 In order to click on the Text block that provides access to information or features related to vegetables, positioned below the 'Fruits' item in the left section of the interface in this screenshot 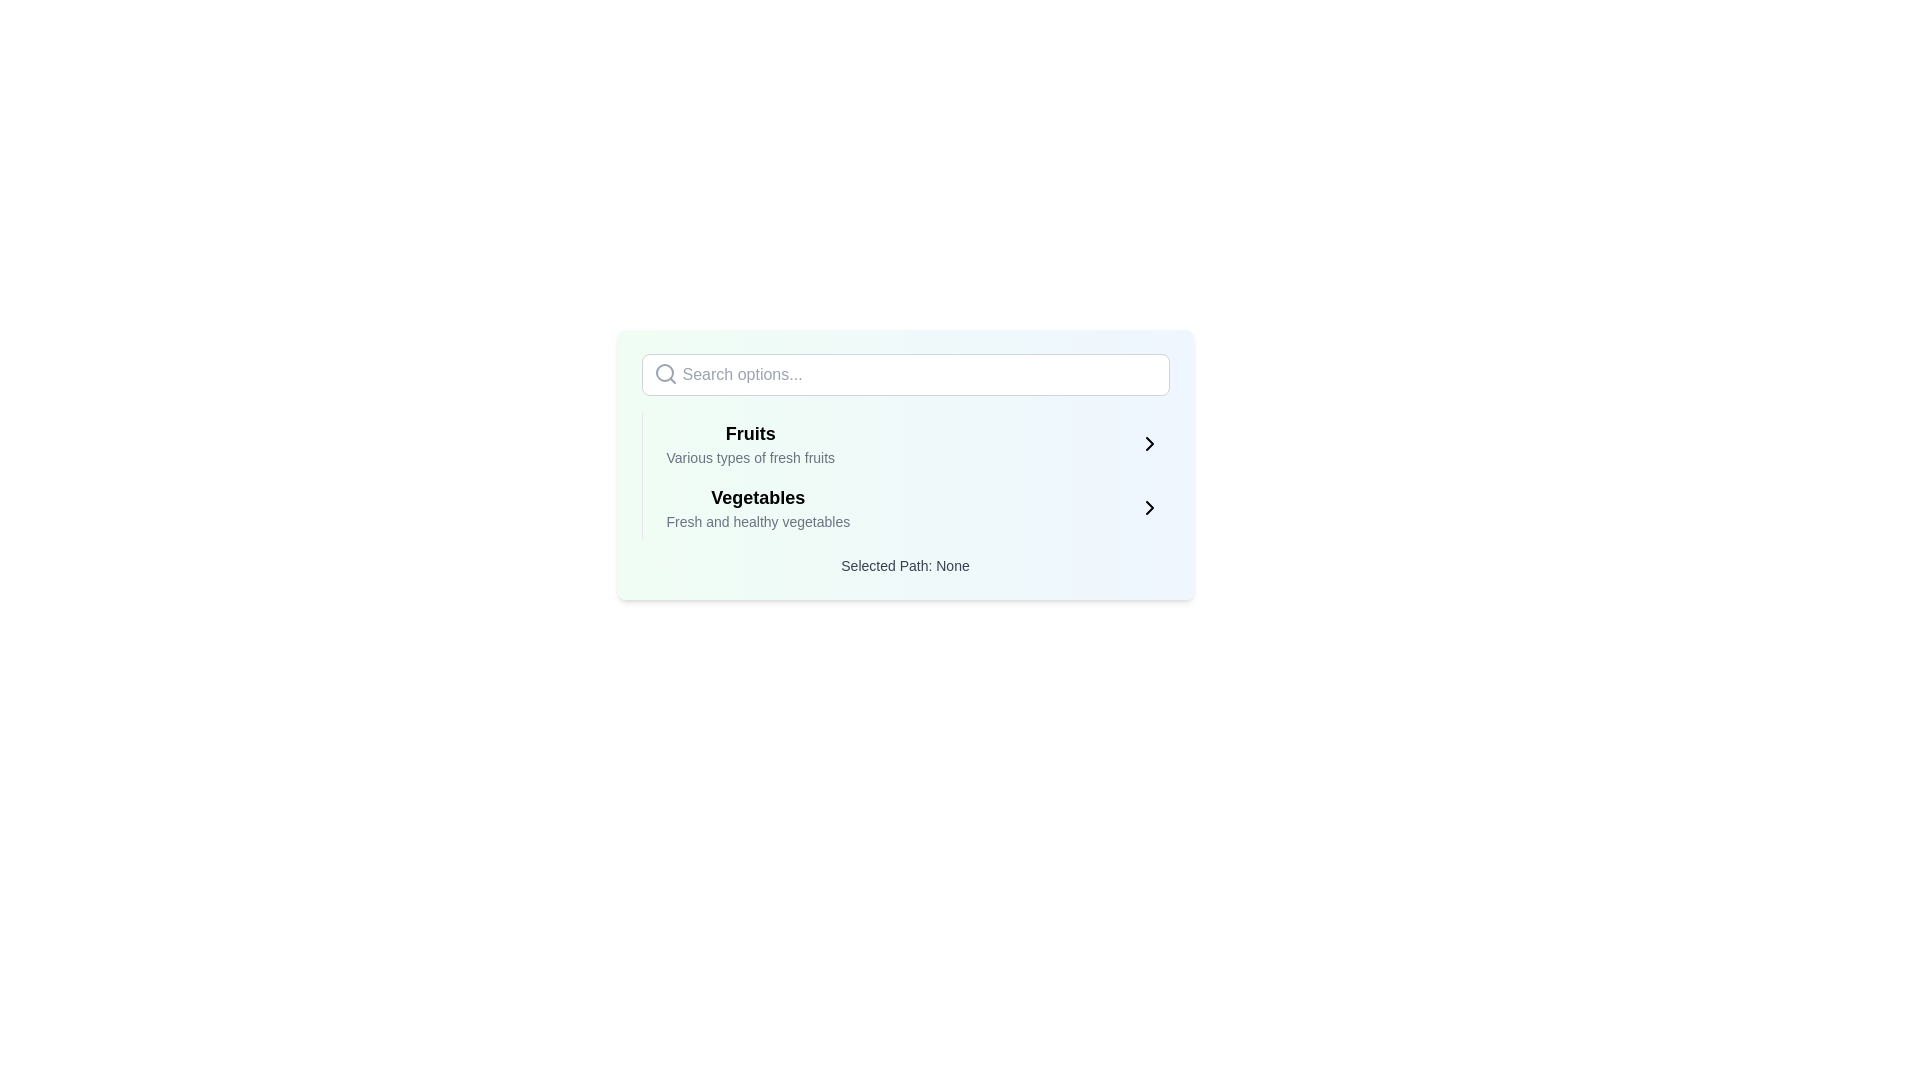, I will do `click(757, 507)`.